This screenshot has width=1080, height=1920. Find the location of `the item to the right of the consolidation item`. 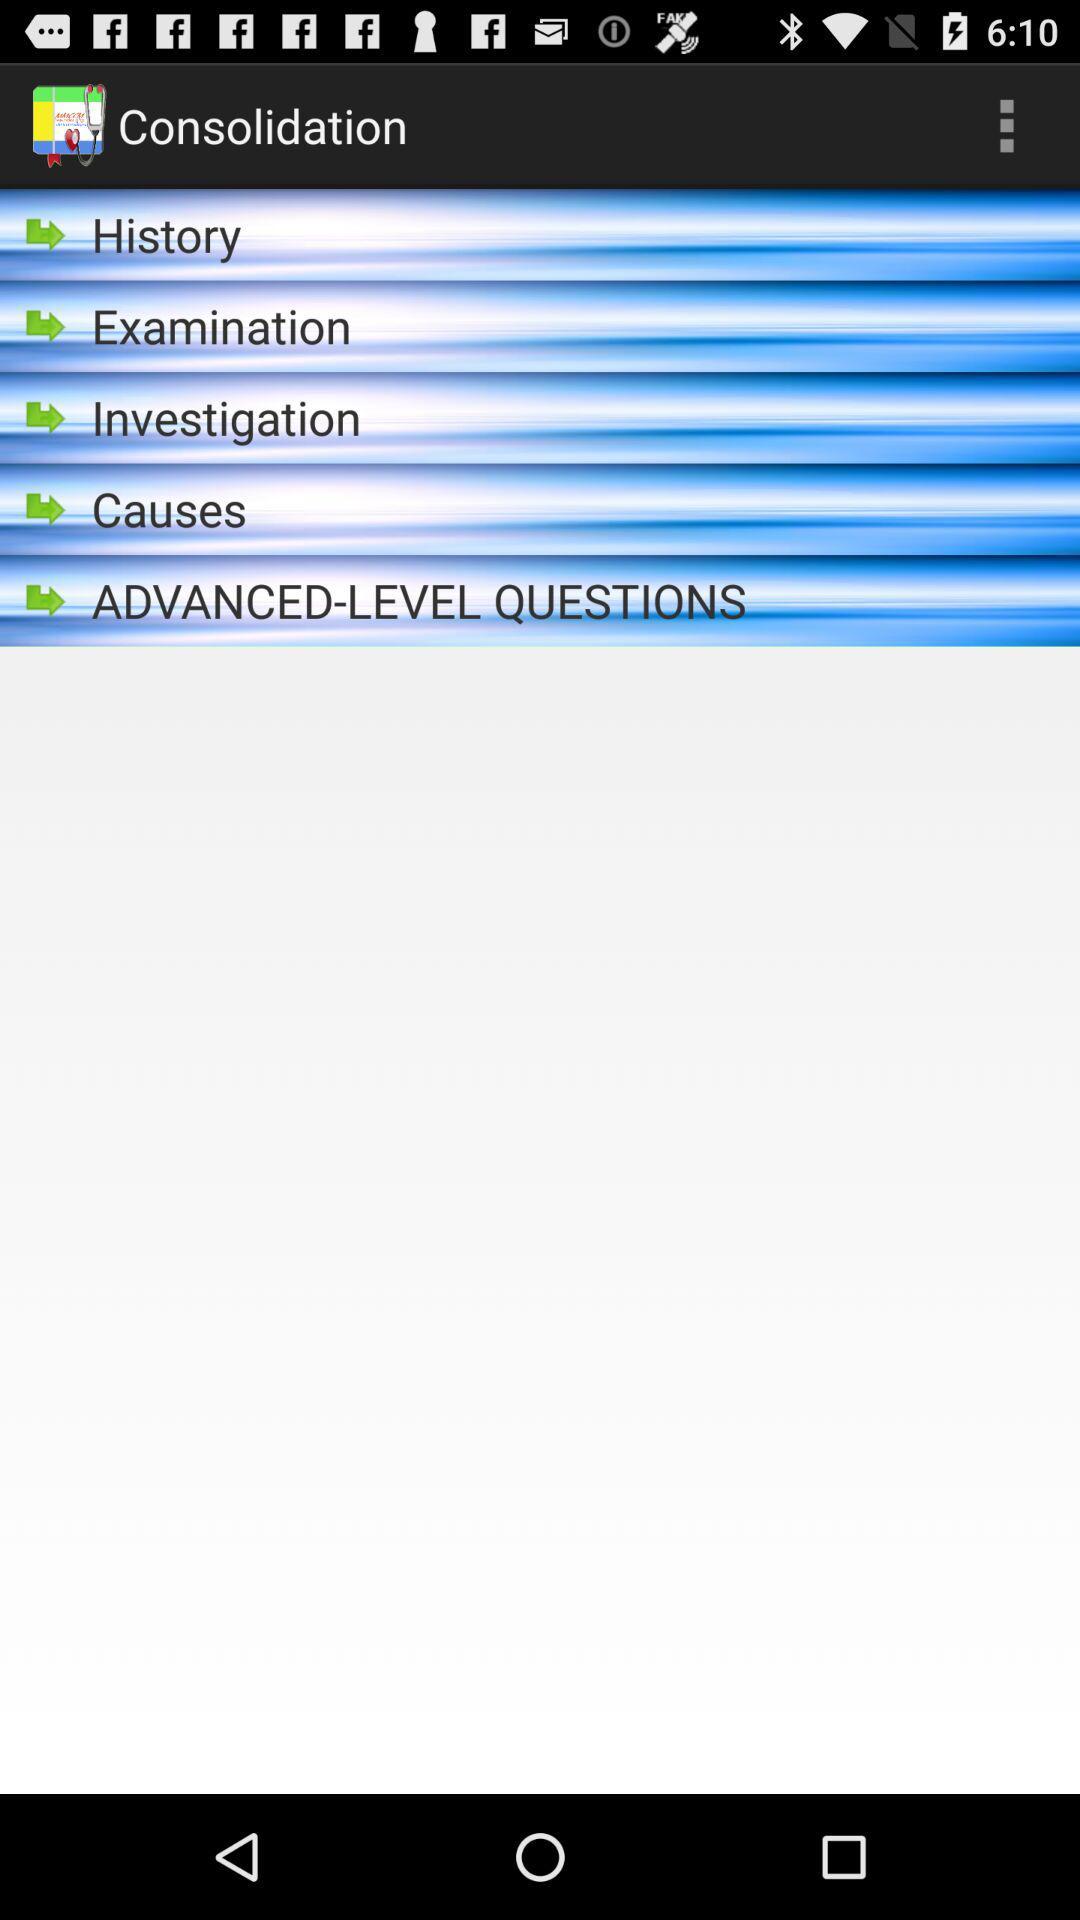

the item to the right of the consolidation item is located at coordinates (1006, 124).